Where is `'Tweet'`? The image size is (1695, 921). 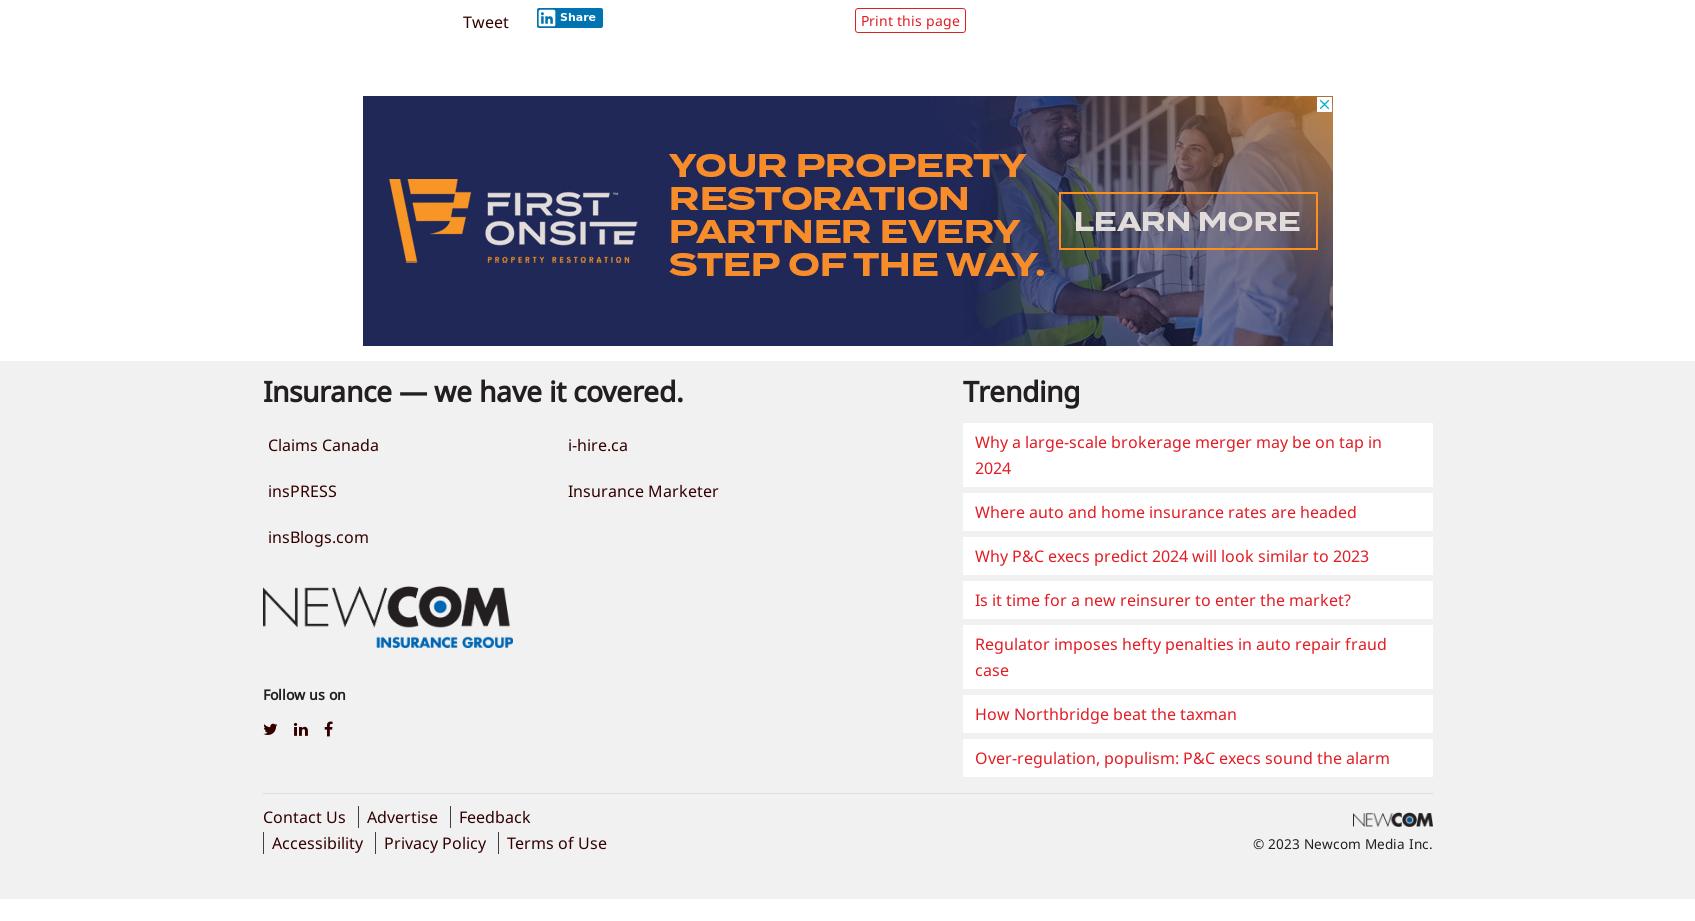
'Tweet' is located at coordinates (461, 22).